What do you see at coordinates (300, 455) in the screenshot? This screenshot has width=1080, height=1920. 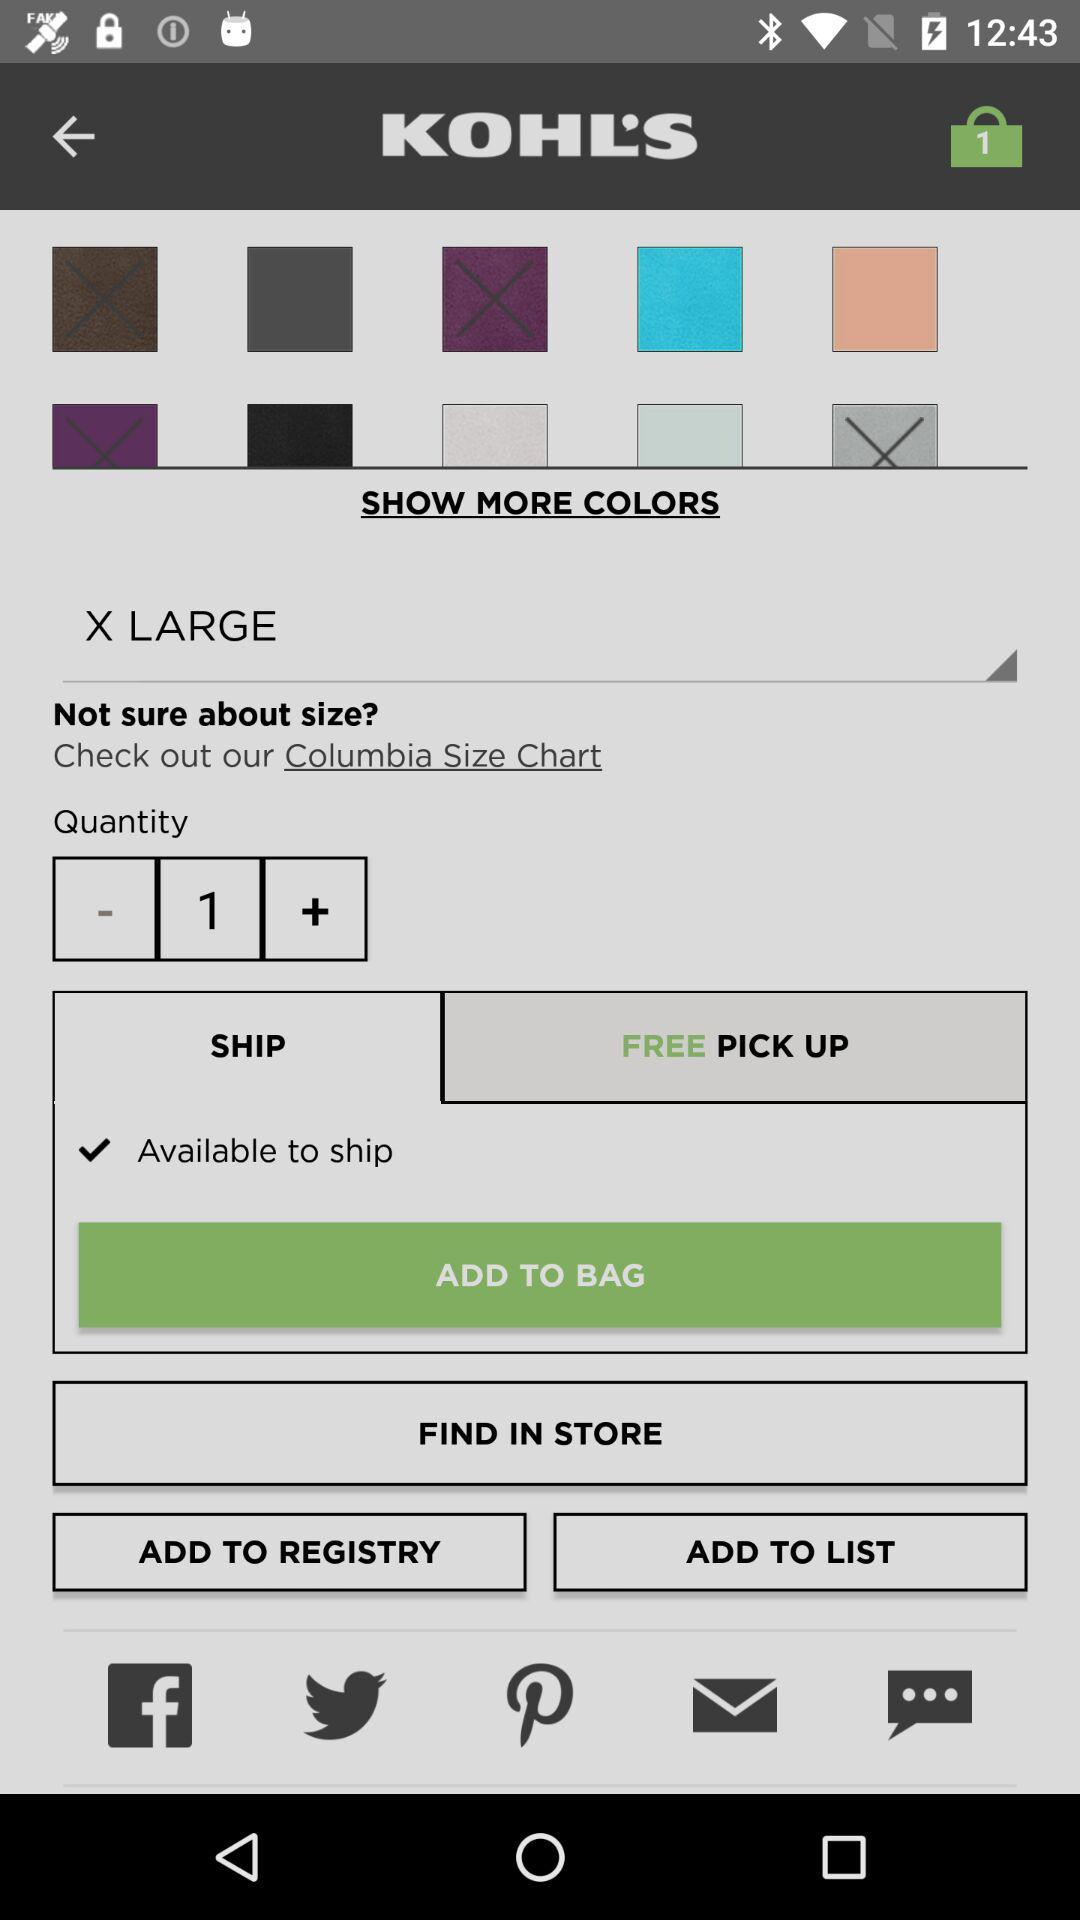 I see `the close icon` at bounding box center [300, 455].